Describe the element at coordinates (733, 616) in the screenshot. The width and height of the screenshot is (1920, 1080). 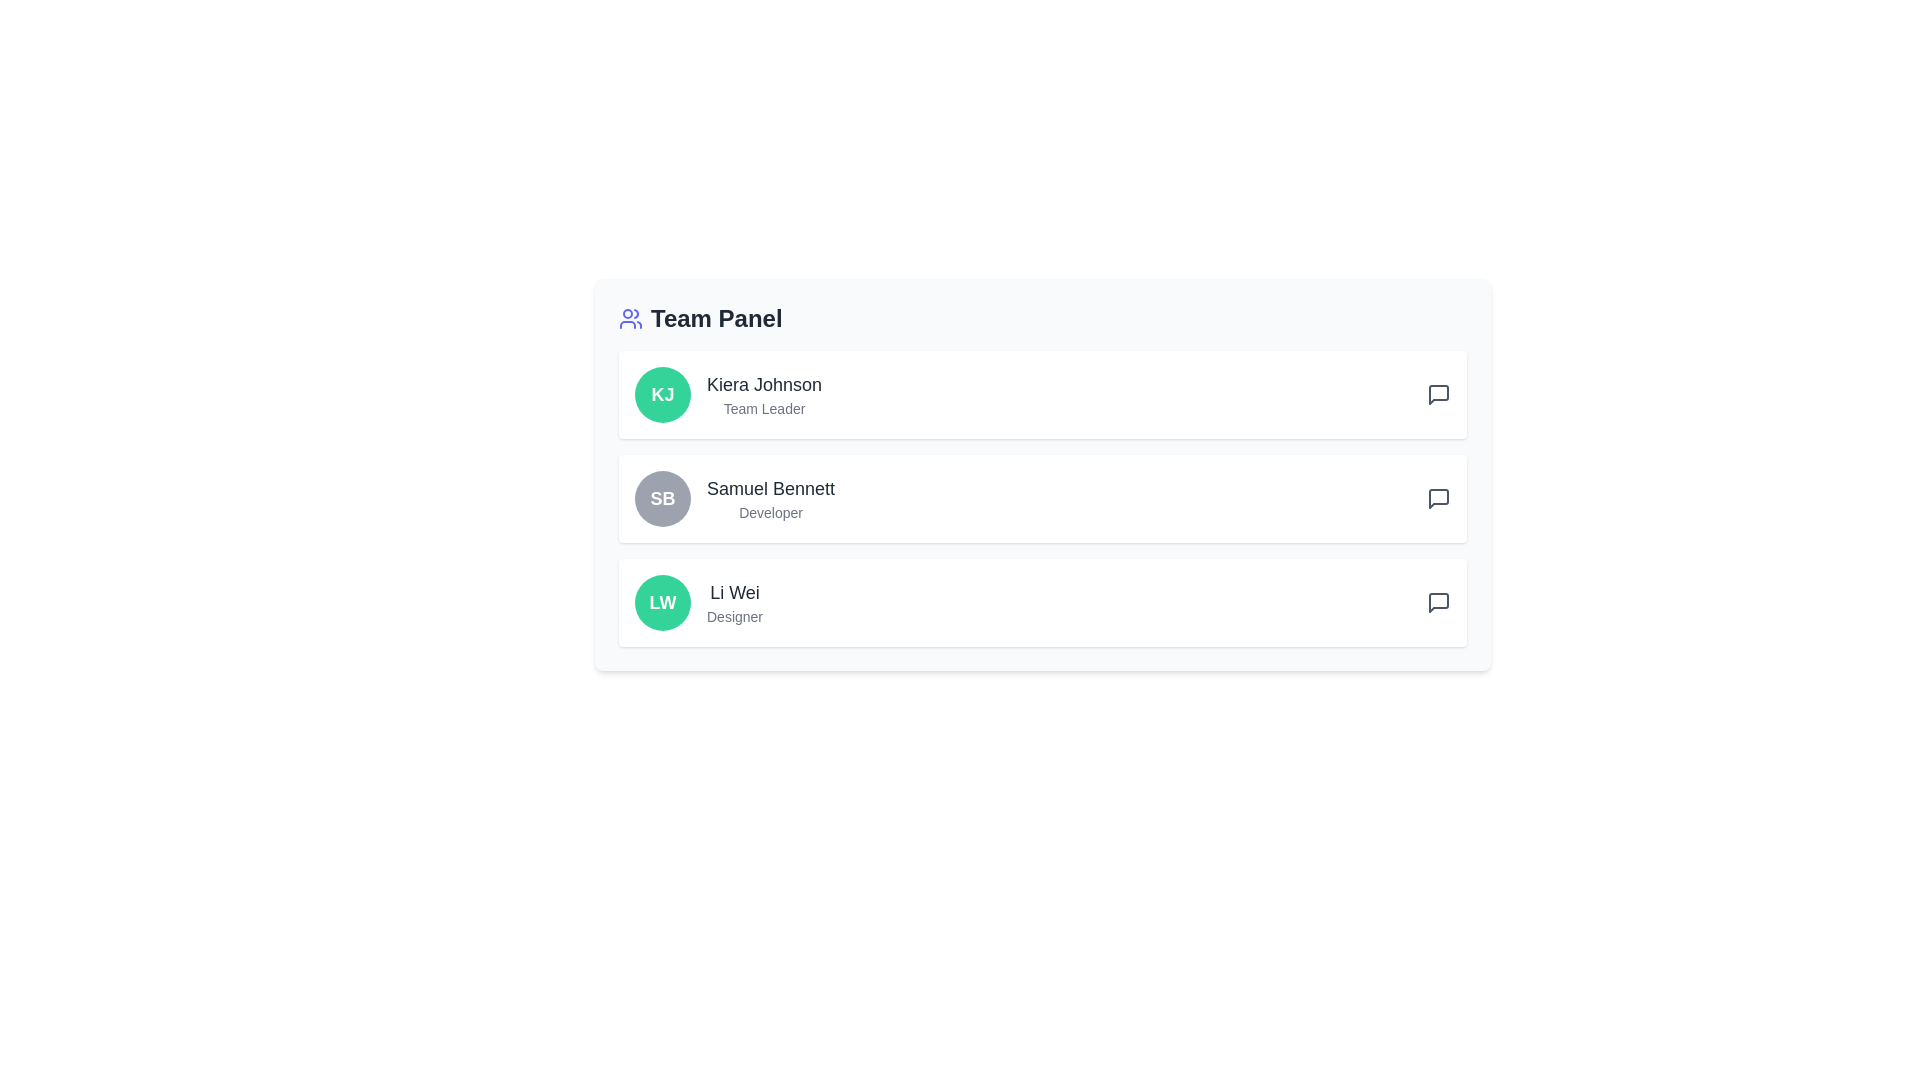
I see `the static text label displaying the word 'Designer', which is styled in gray and positioned below the name 'Li Wei' within the white card section` at that location.